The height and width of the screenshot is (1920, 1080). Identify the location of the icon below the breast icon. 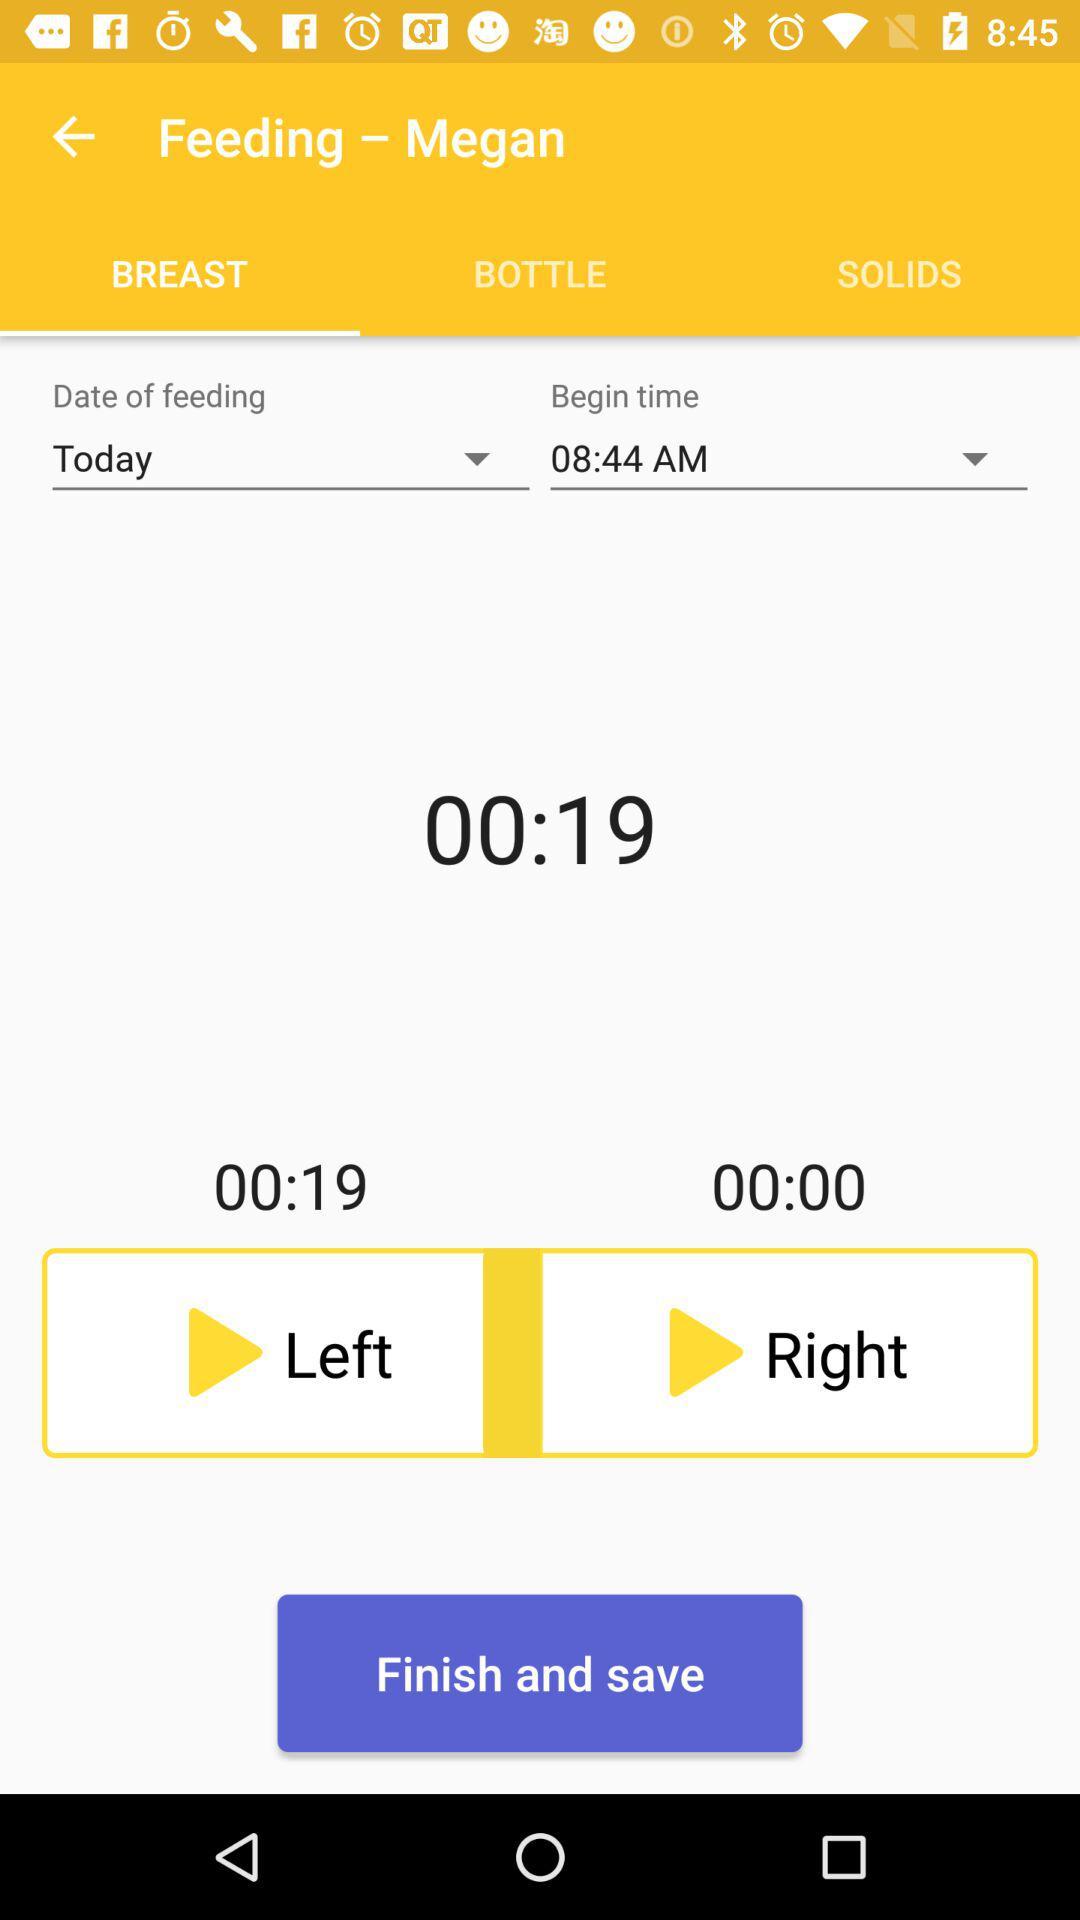
(290, 457).